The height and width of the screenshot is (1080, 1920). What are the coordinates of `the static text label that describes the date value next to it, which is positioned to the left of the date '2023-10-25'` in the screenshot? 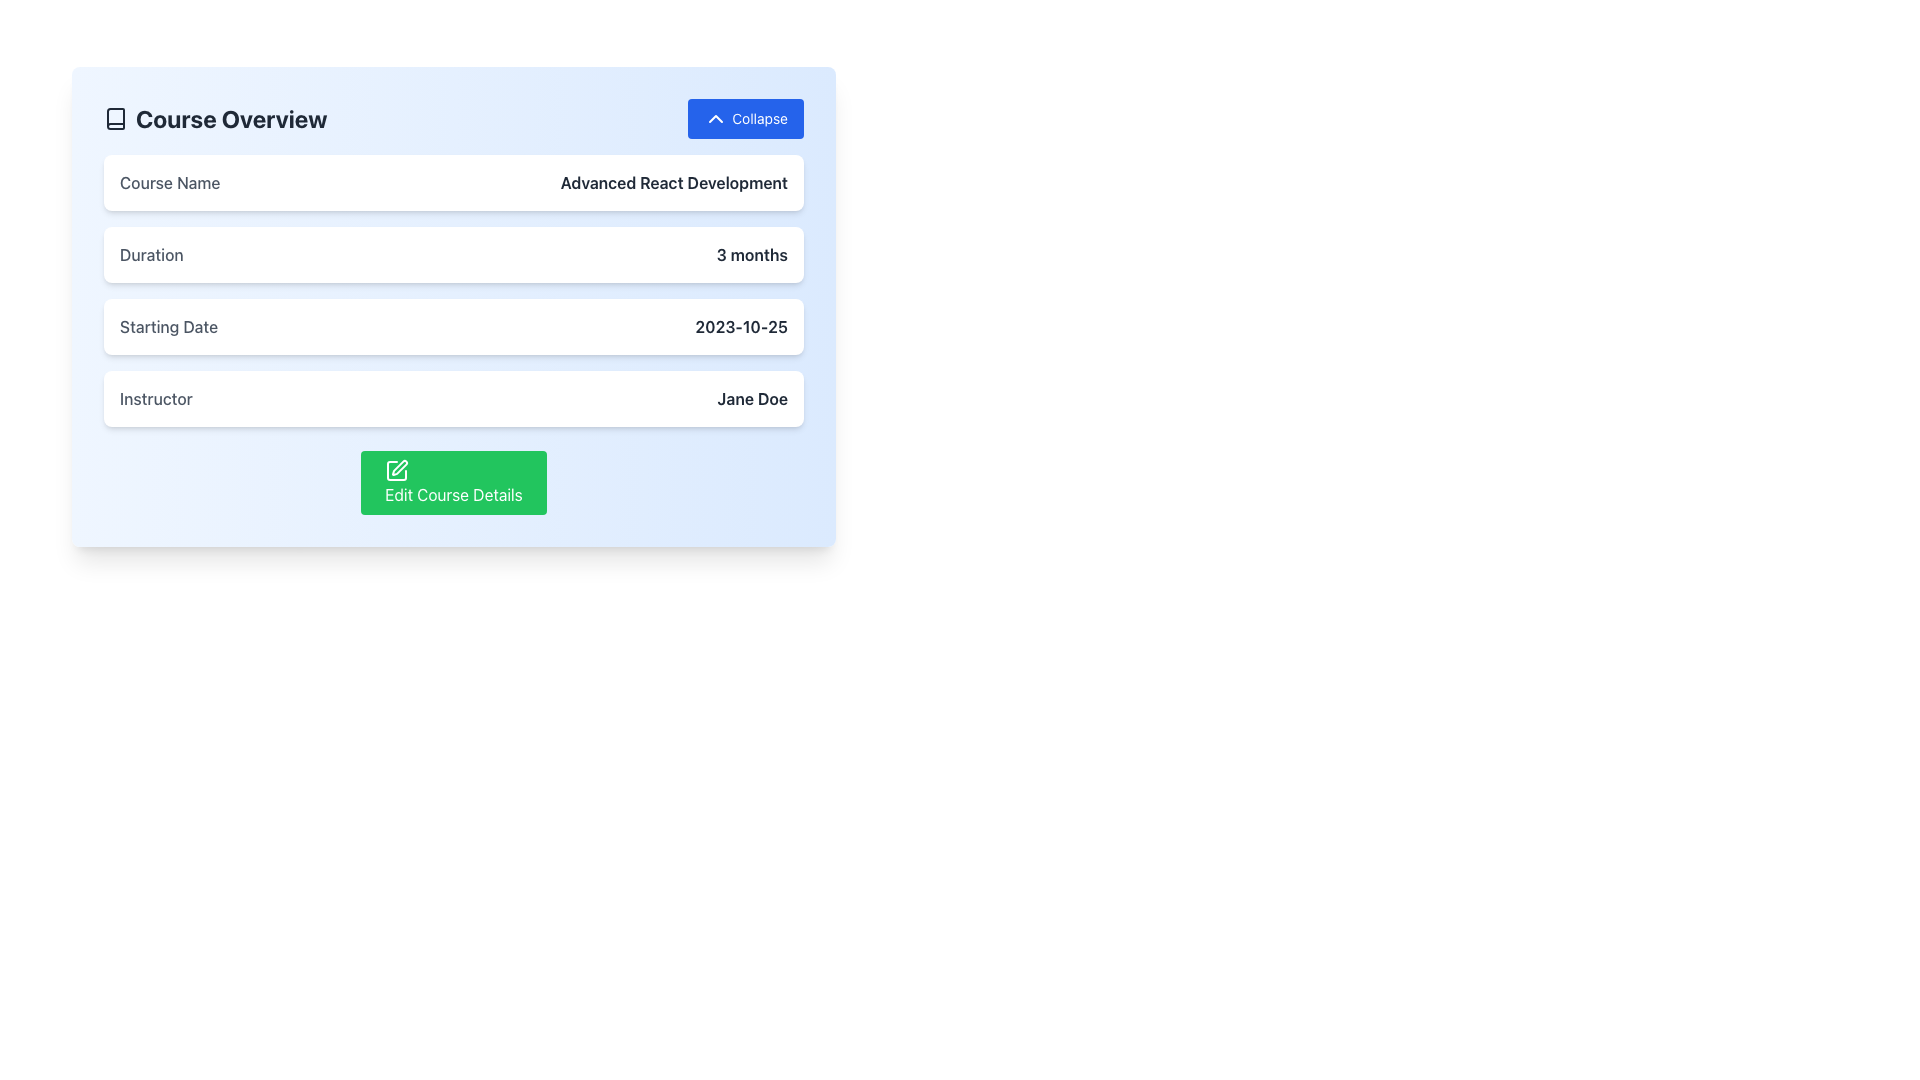 It's located at (169, 326).